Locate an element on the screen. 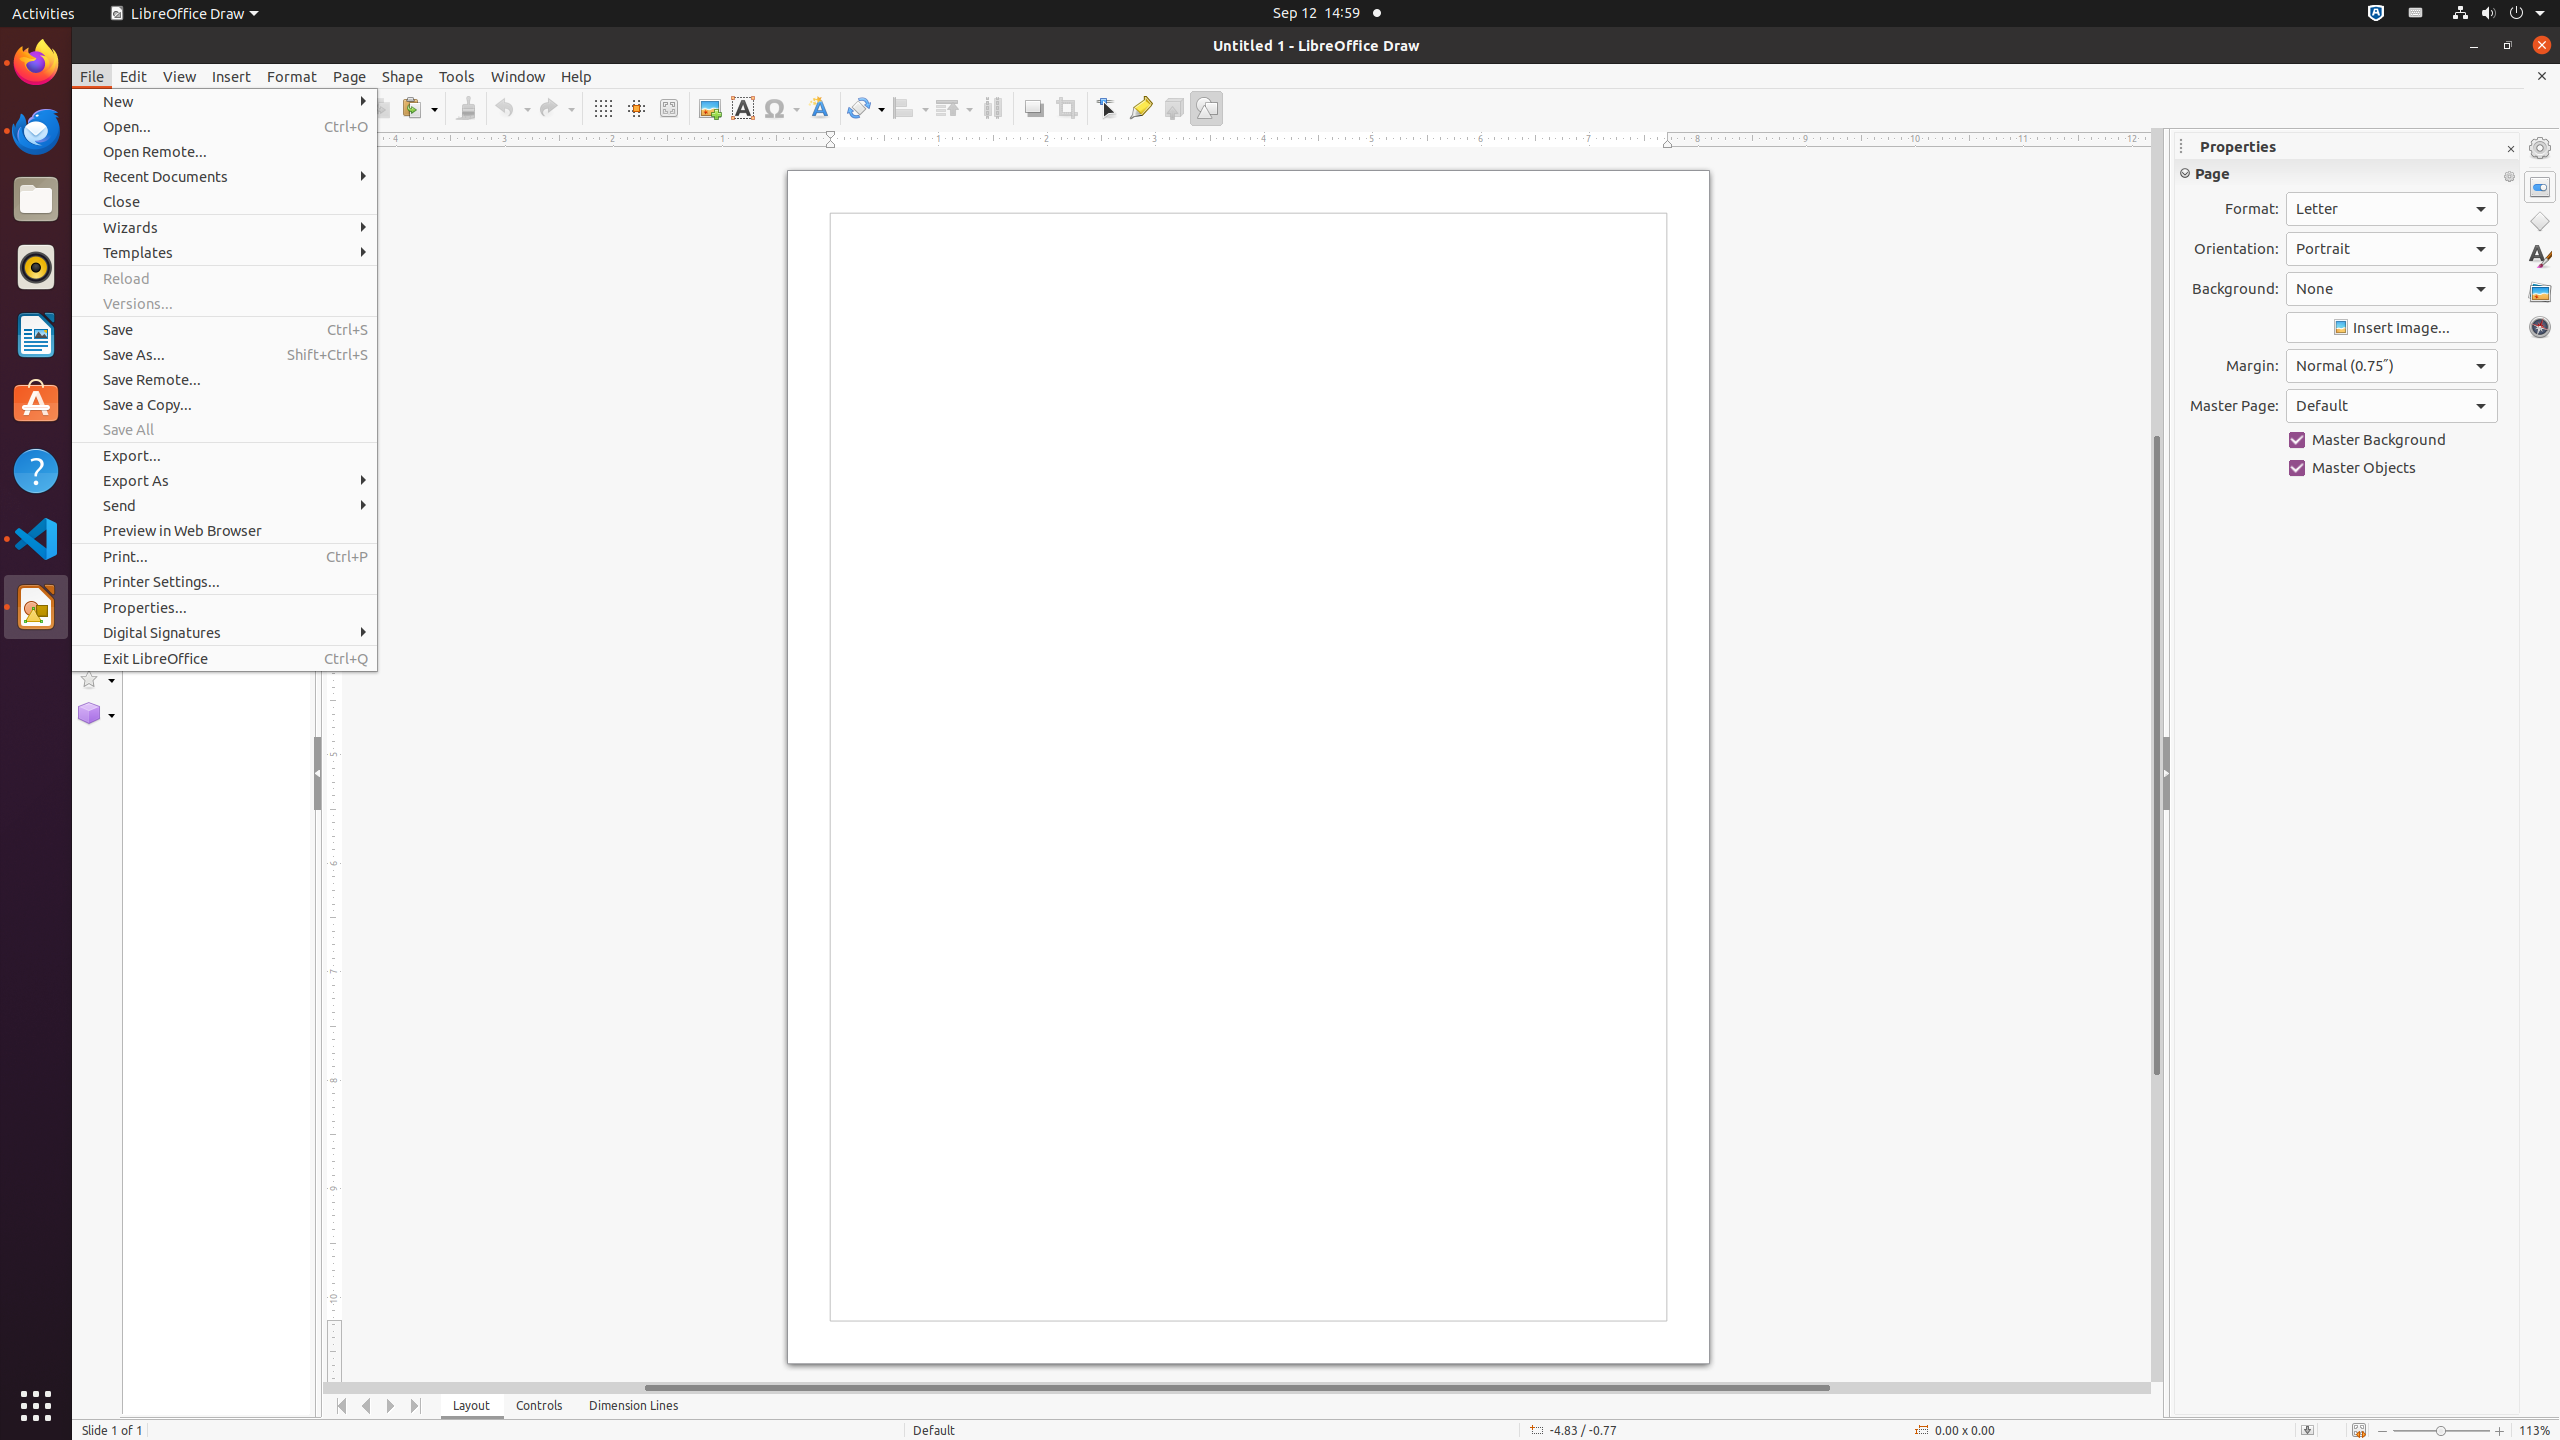  'Shape' is located at coordinates (401, 76).